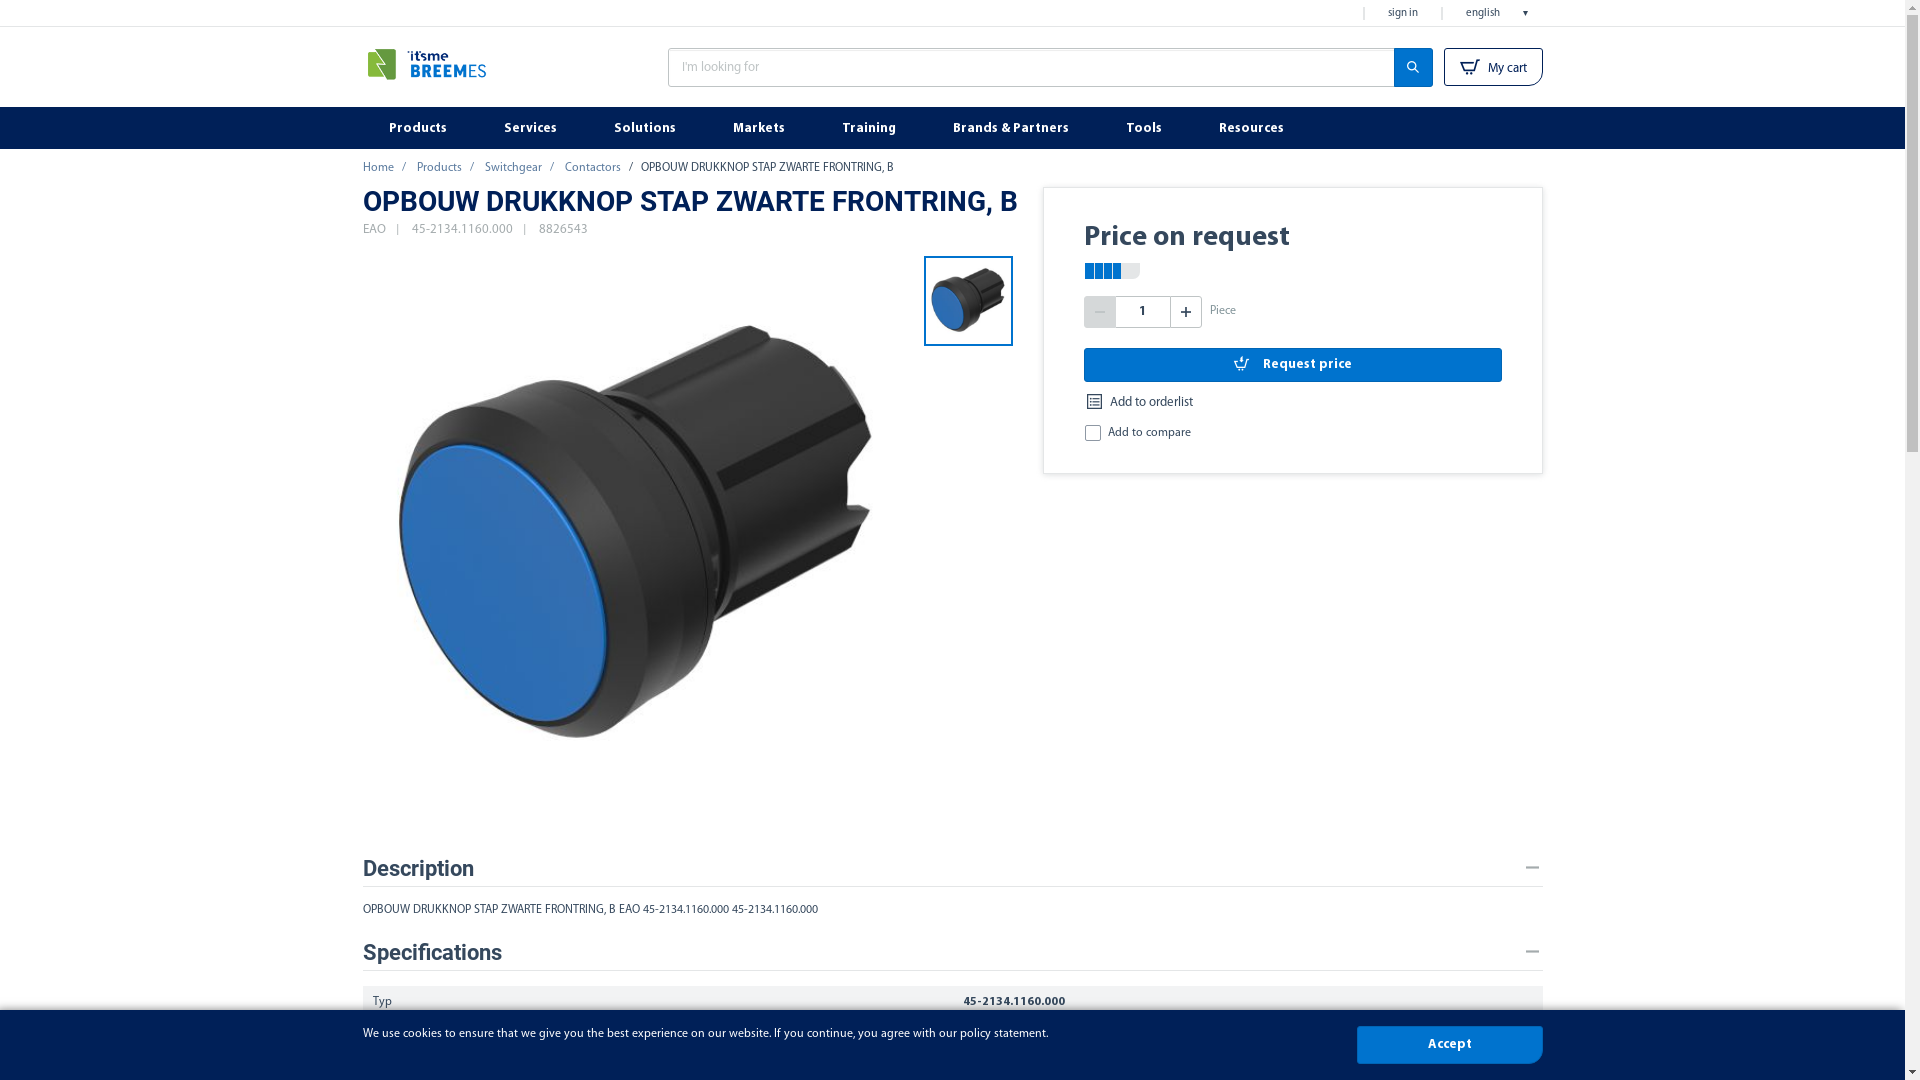 The image size is (1920, 1080). Describe the element at coordinates (1251, 127) in the screenshot. I see `'Resources'` at that location.